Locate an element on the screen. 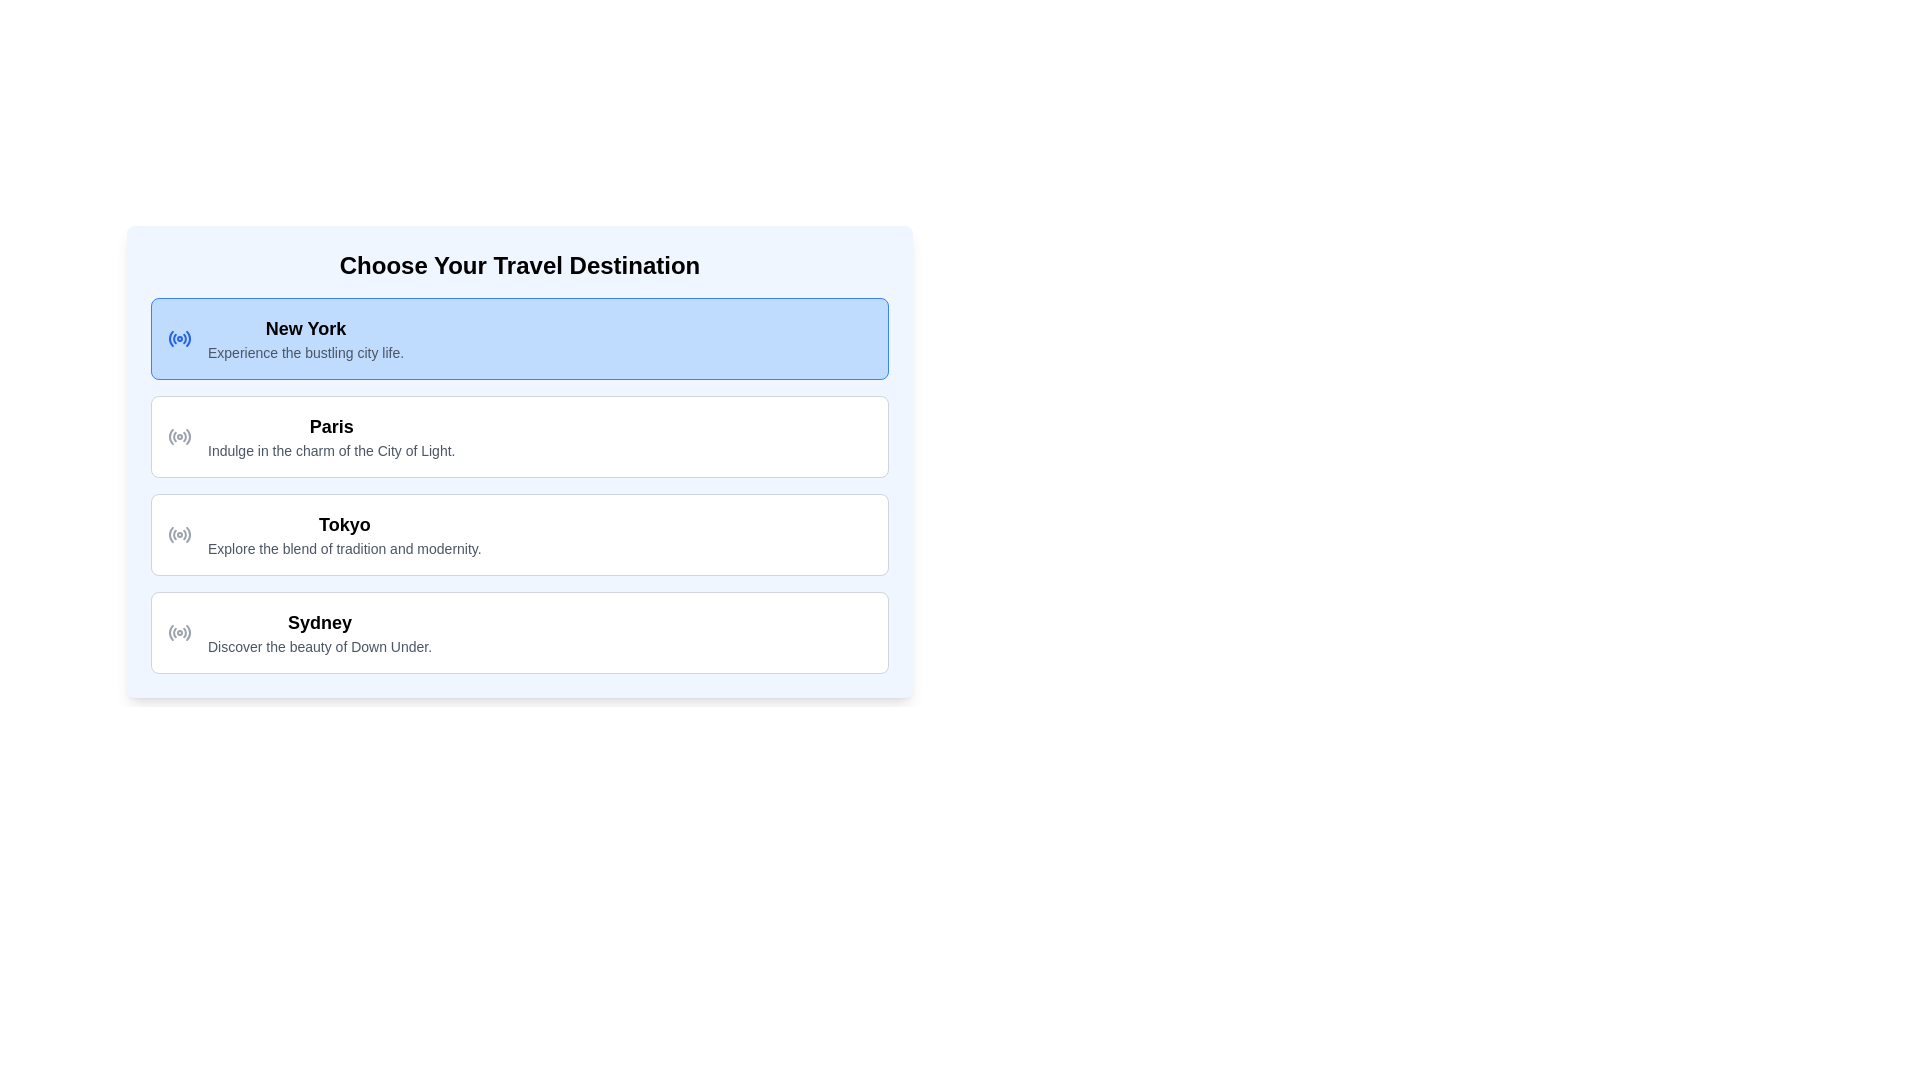 The height and width of the screenshot is (1080, 1920). the fifth and outermost arc of the radio button graphic, which is located to the left of the 'Tokyo' text in the list item is located at coordinates (188, 533).